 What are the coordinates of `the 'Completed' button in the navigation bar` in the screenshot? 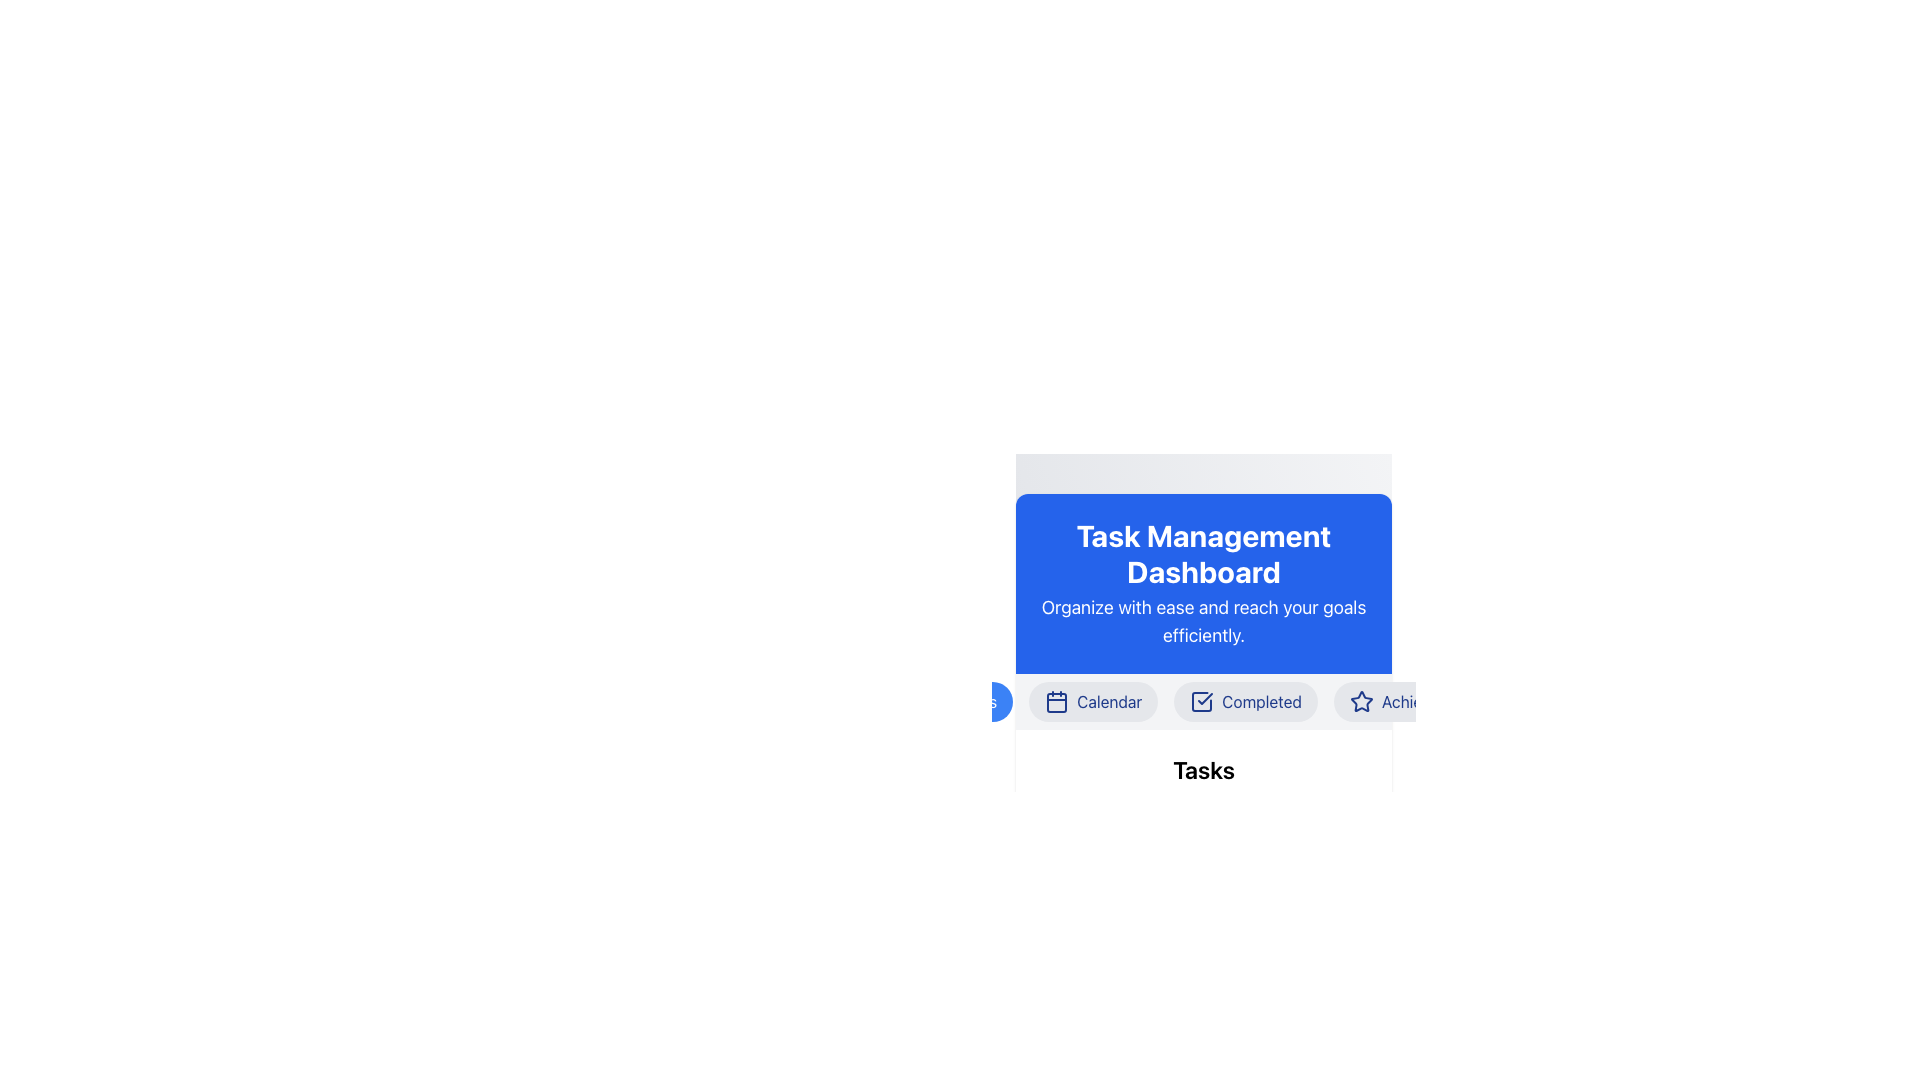 It's located at (1245, 701).